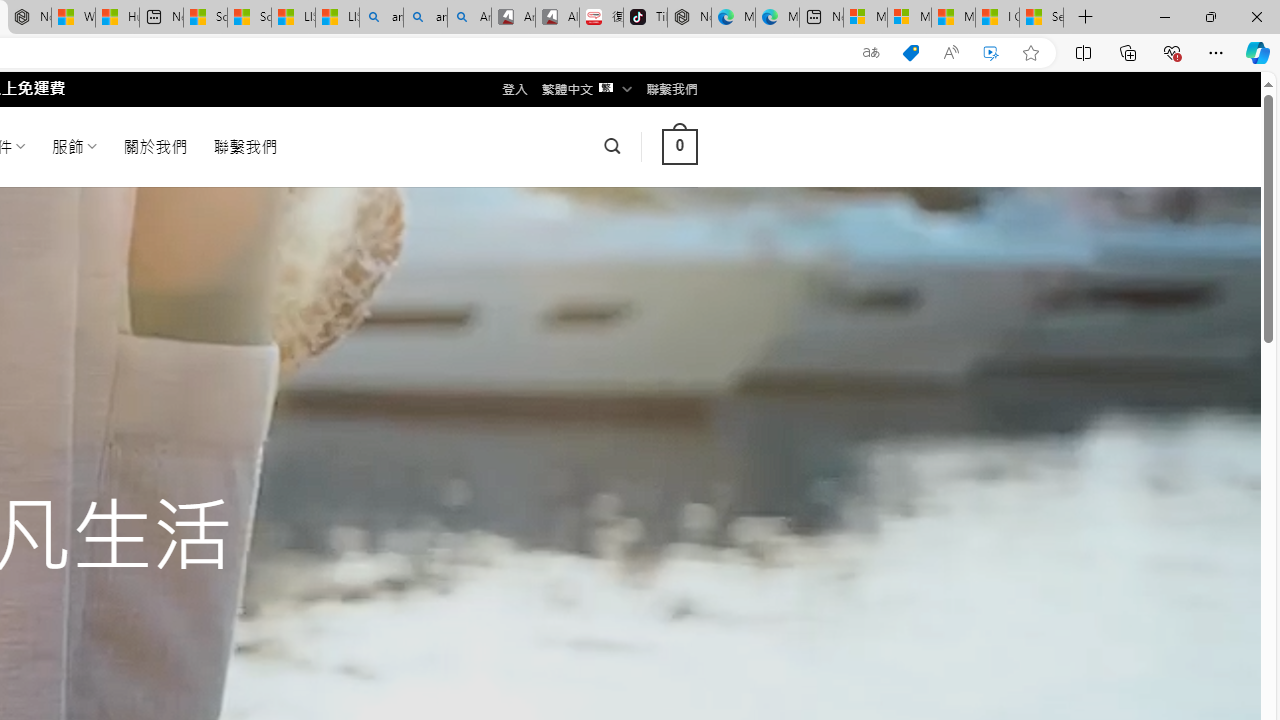 This screenshot has width=1280, height=720. I want to click on 'amazon - Search Images', so click(424, 17).